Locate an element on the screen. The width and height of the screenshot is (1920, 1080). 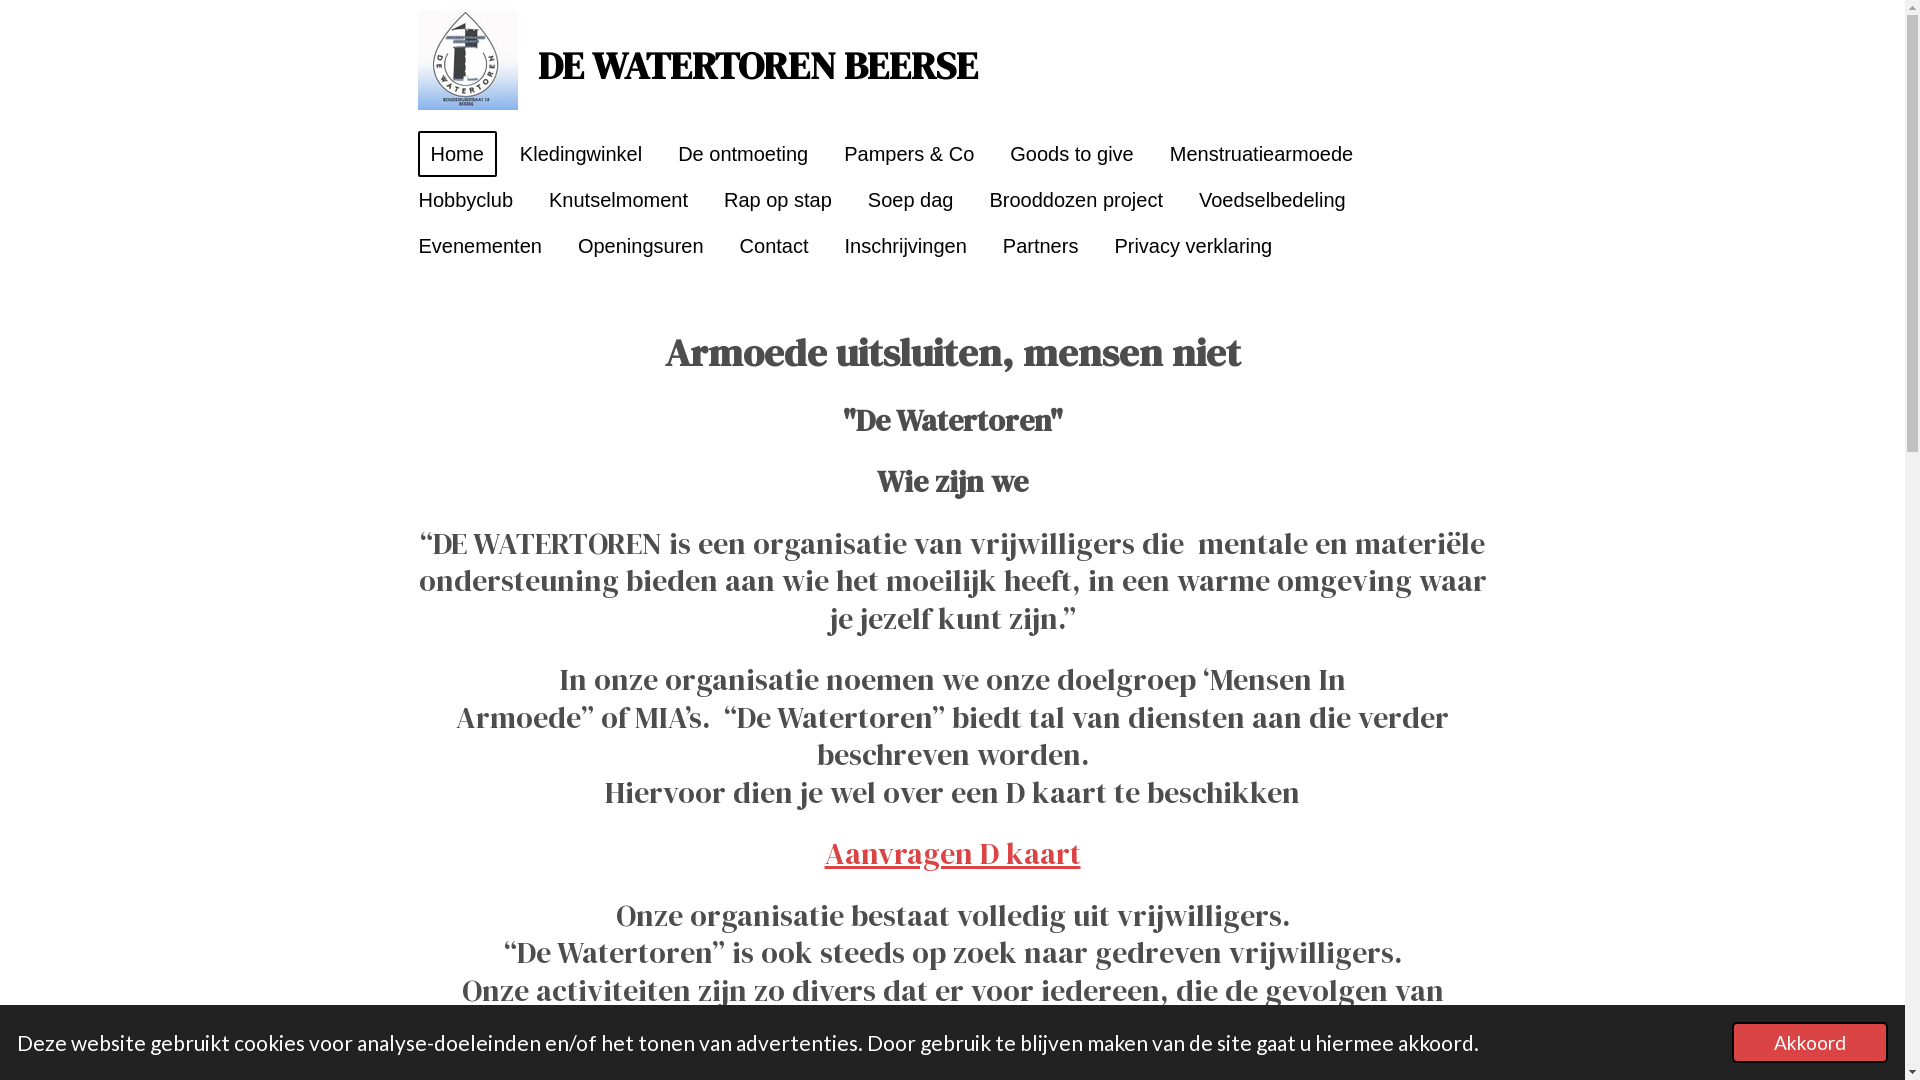
'Rap op stap' is located at coordinates (710, 200).